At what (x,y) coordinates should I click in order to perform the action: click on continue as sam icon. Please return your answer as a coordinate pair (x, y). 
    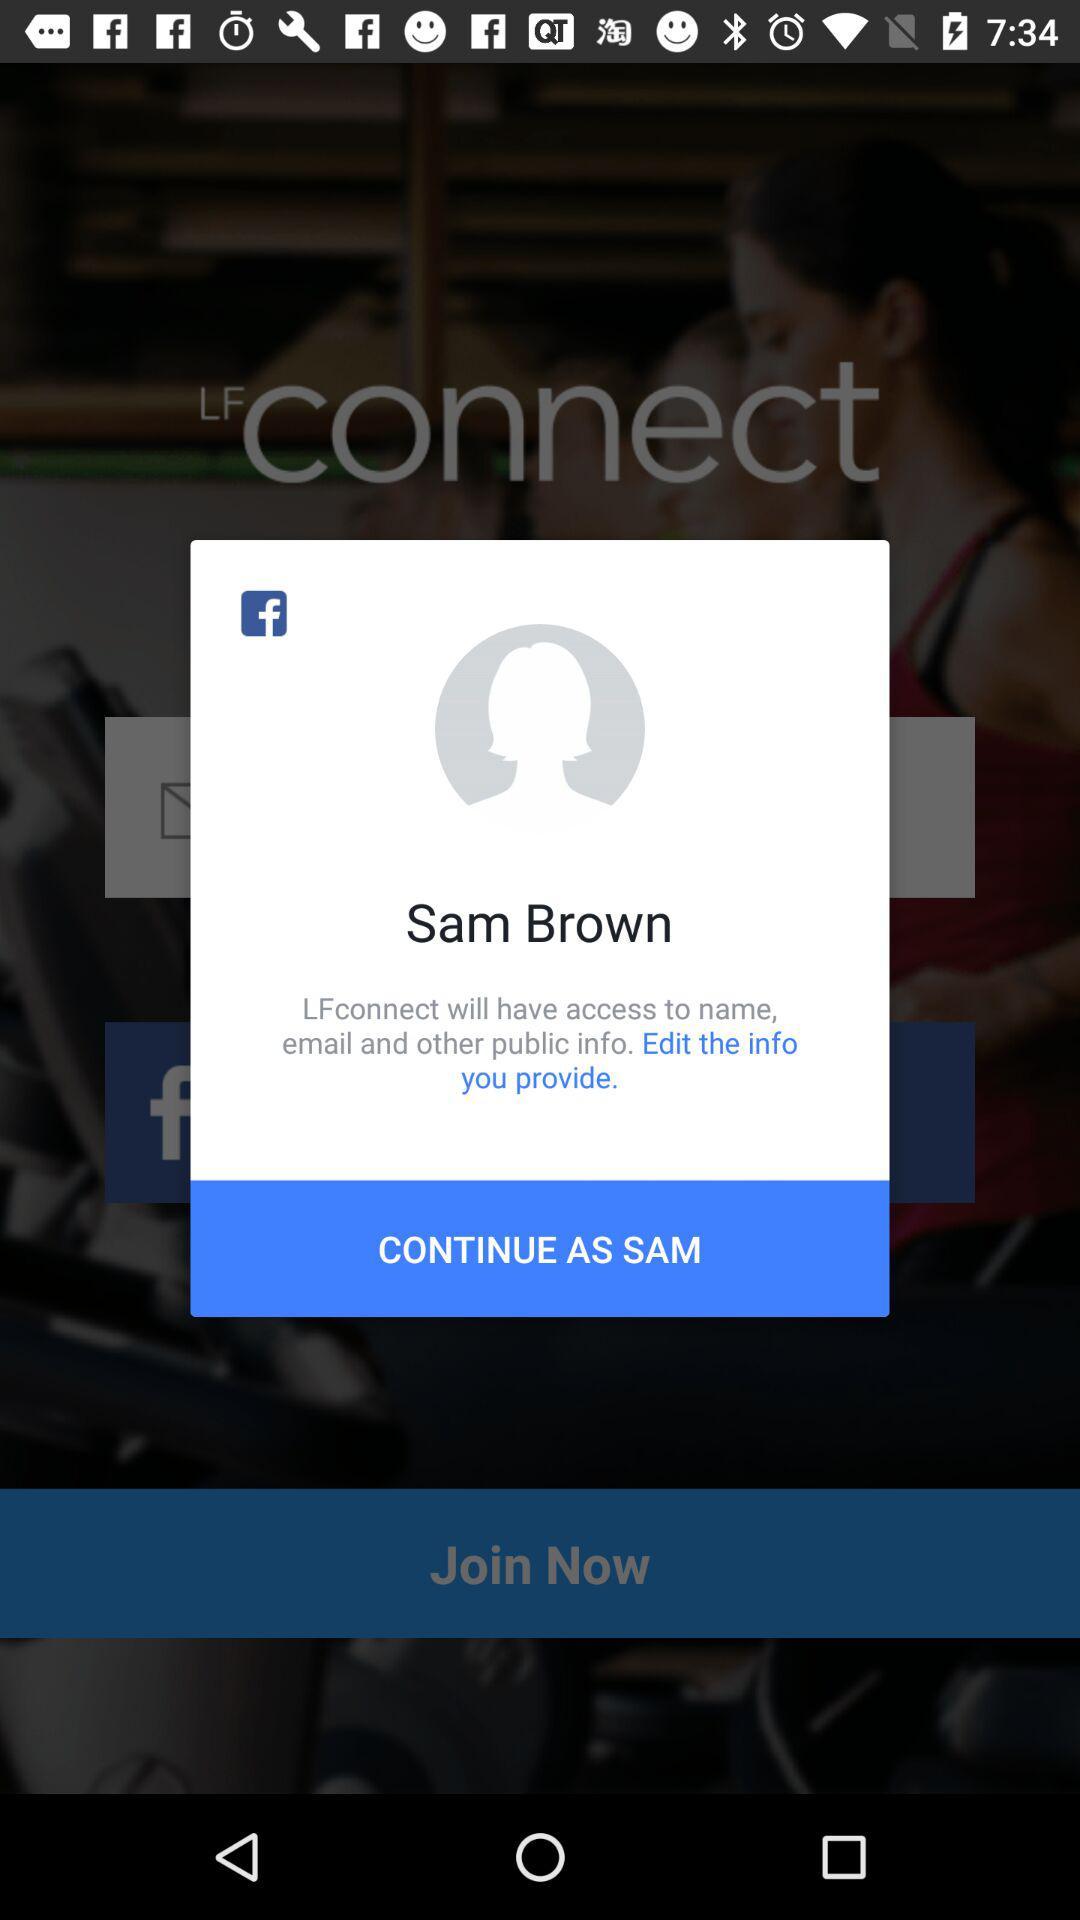
    Looking at the image, I should click on (540, 1247).